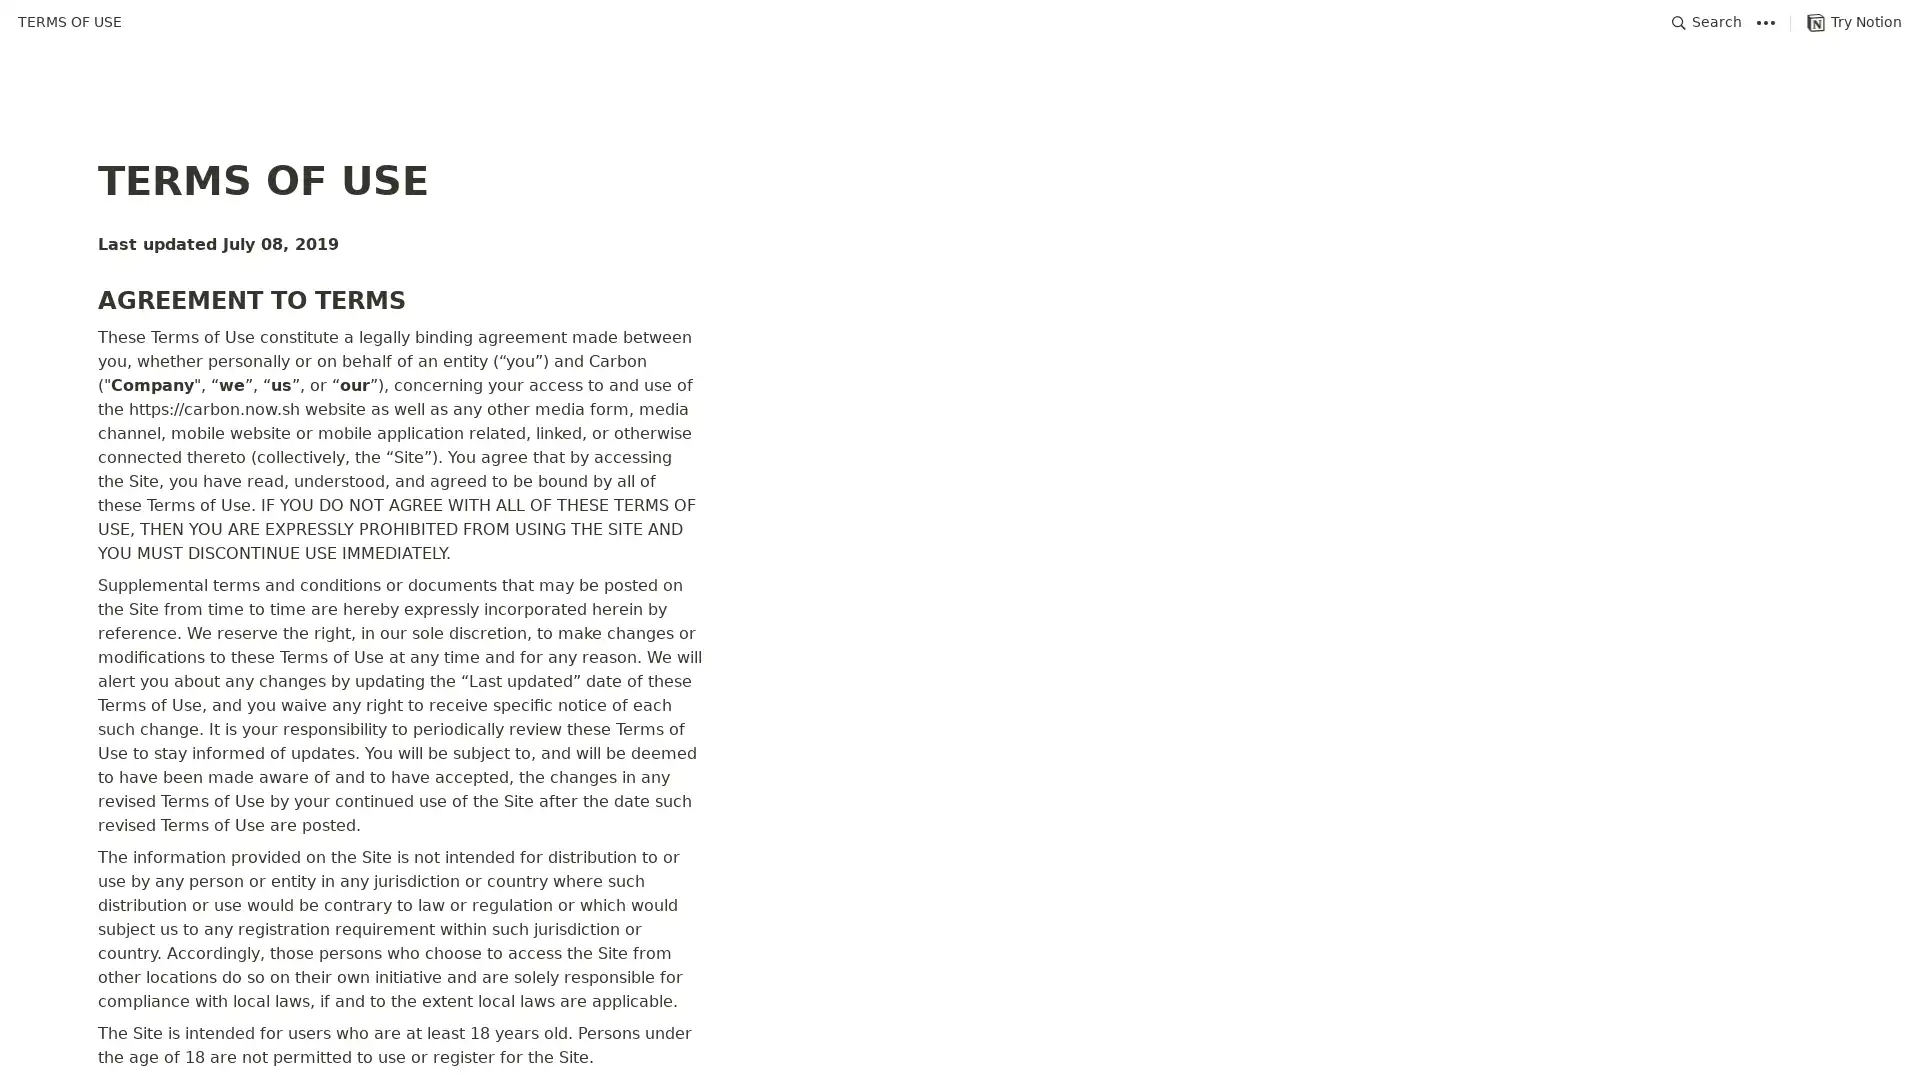 This screenshot has width=1920, height=1080. Describe the element at coordinates (1853, 22) in the screenshot. I see `Try Notion` at that location.